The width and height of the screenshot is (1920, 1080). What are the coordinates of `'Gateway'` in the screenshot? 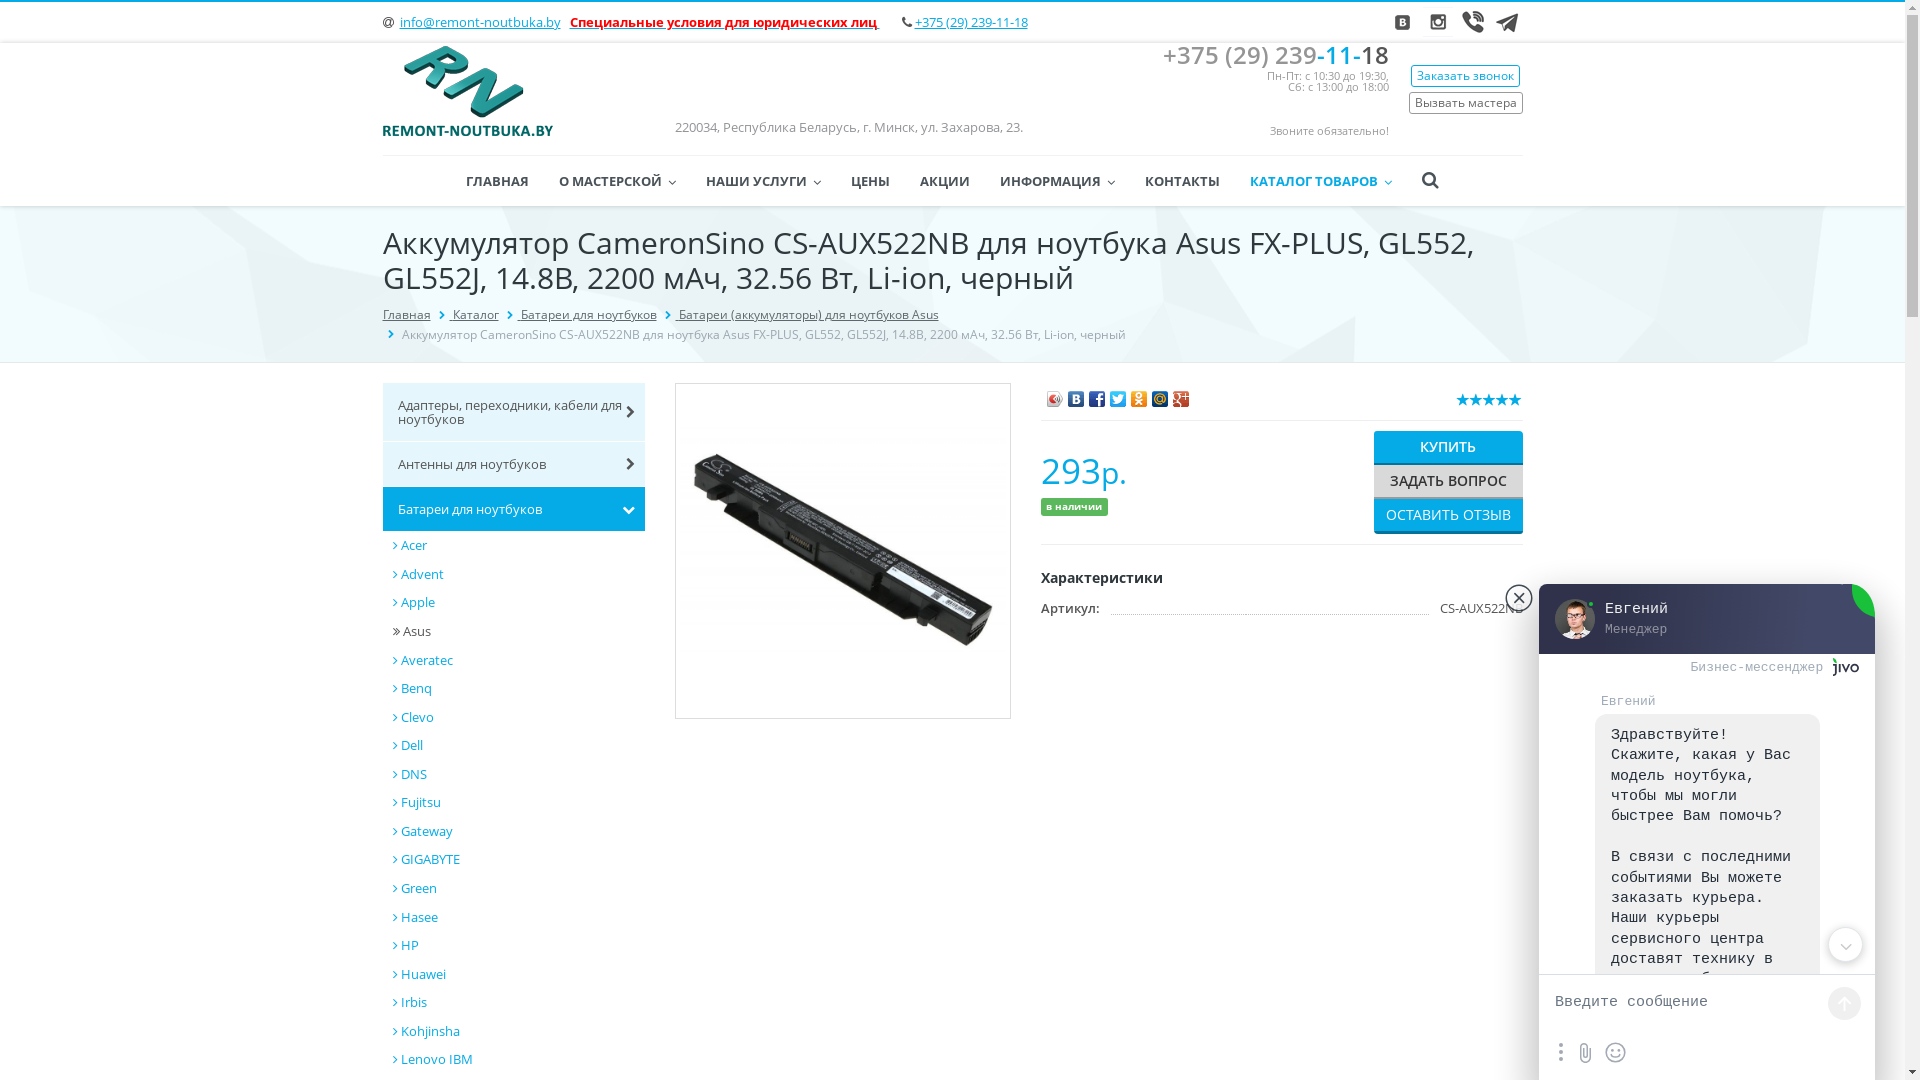 It's located at (392, 831).